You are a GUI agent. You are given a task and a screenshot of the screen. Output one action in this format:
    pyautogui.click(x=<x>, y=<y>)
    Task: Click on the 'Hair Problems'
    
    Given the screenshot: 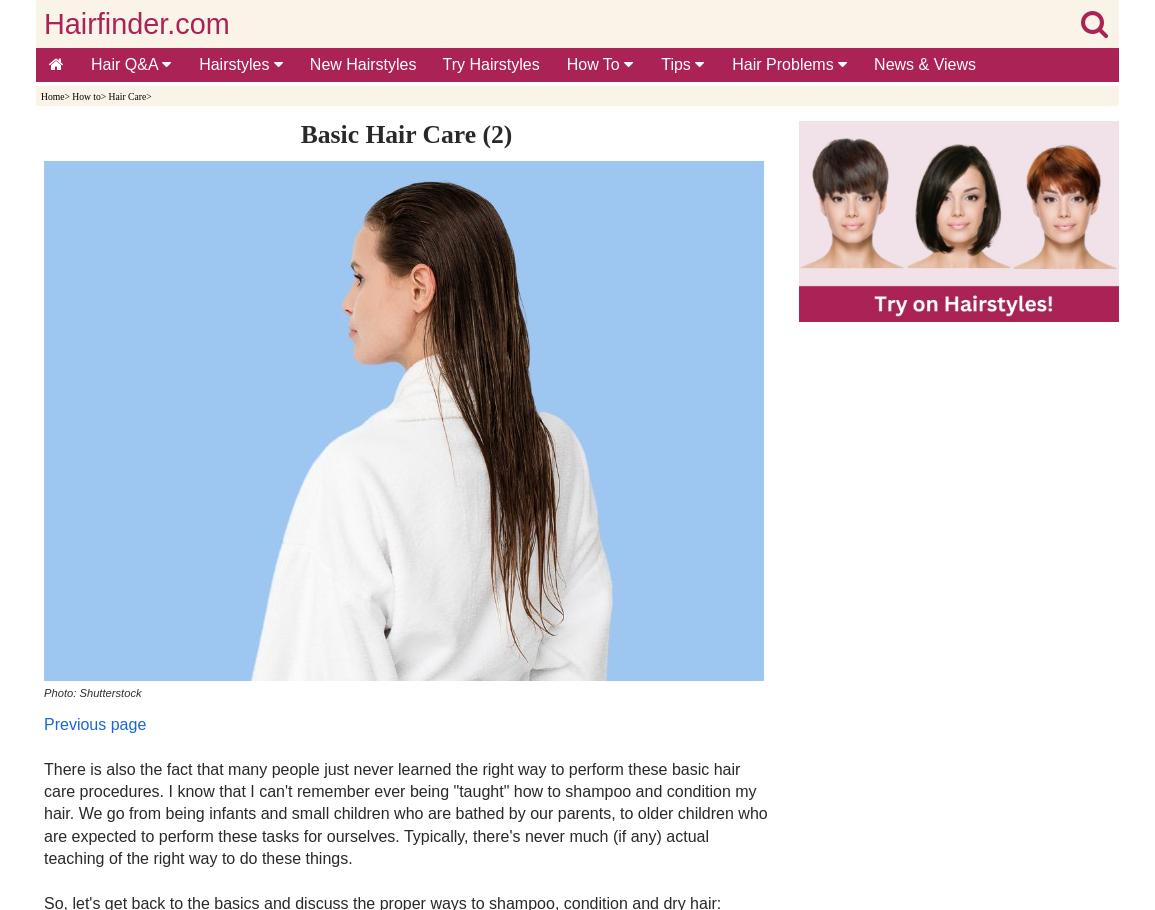 What is the action you would take?
    pyautogui.click(x=785, y=64)
    